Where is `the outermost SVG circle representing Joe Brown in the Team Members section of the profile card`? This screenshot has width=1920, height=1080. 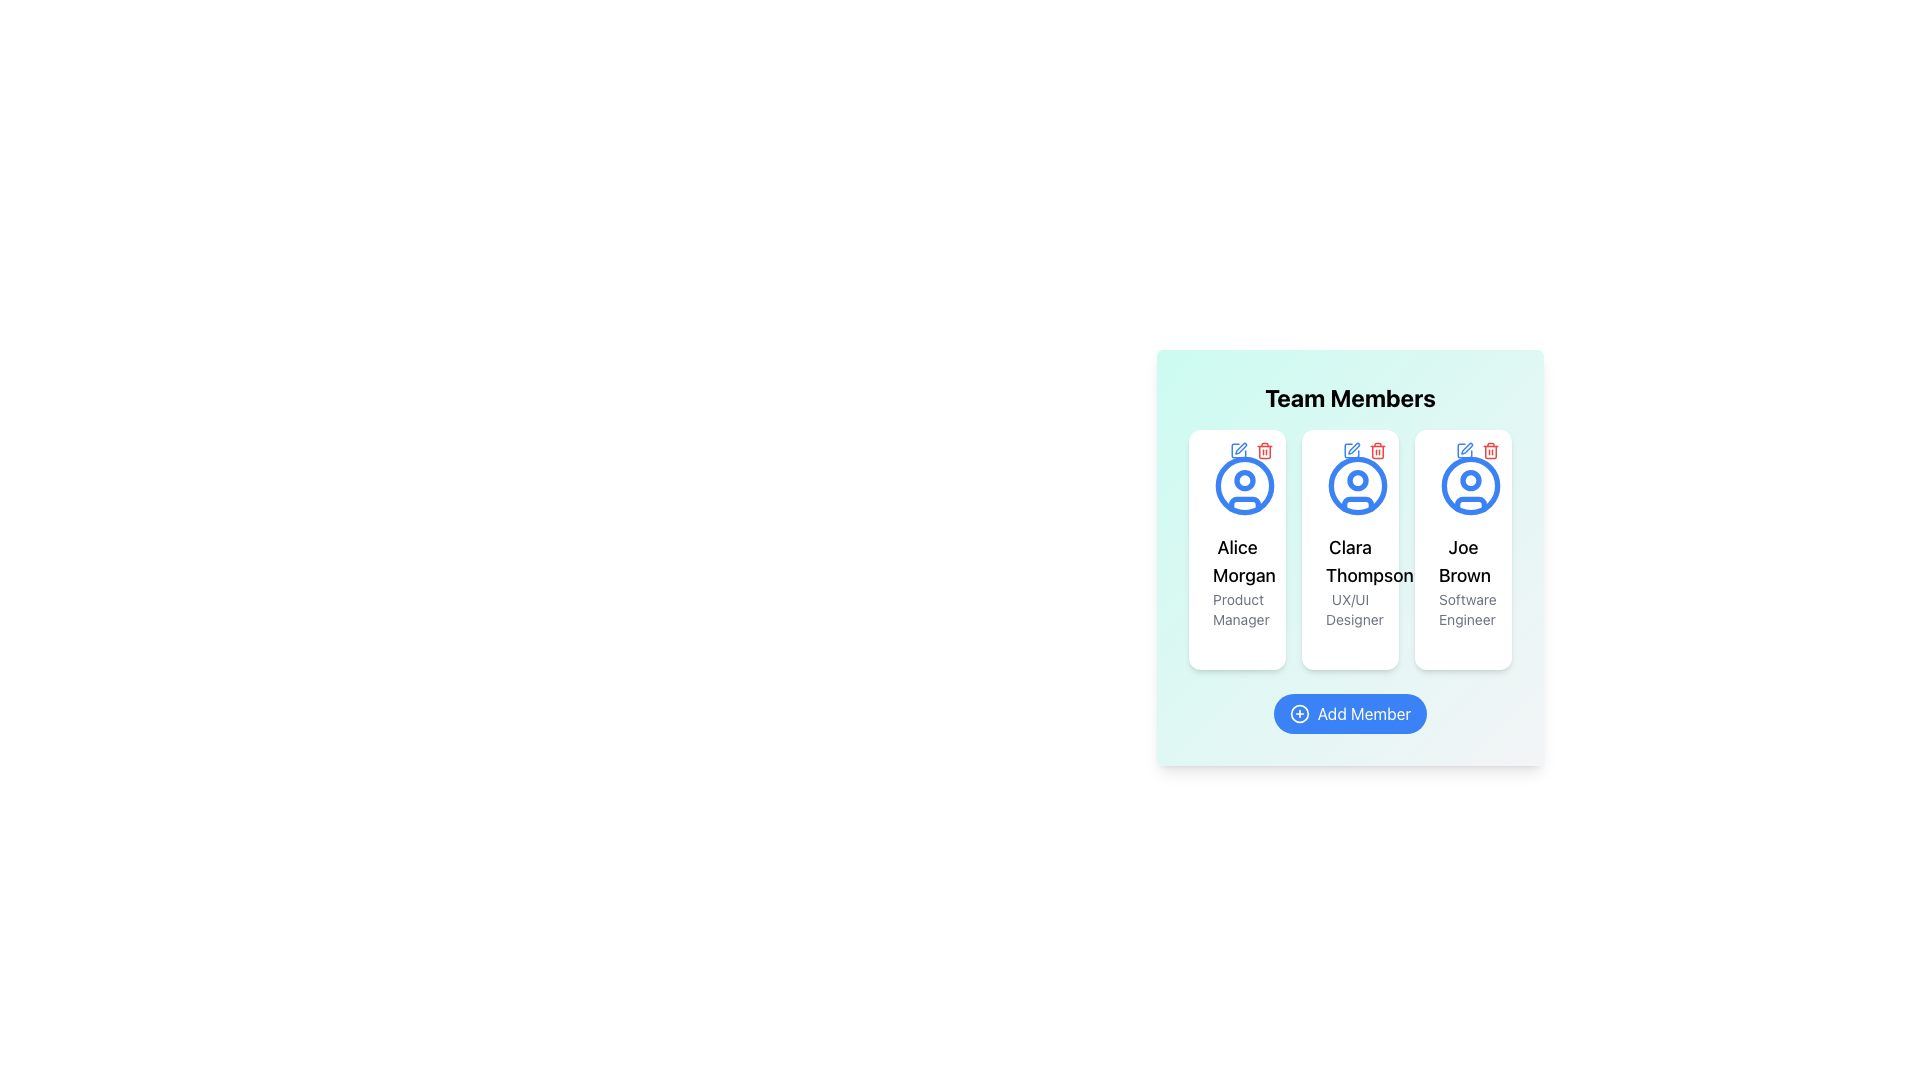
the outermost SVG circle representing Joe Brown in the Team Members section of the profile card is located at coordinates (1470, 486).